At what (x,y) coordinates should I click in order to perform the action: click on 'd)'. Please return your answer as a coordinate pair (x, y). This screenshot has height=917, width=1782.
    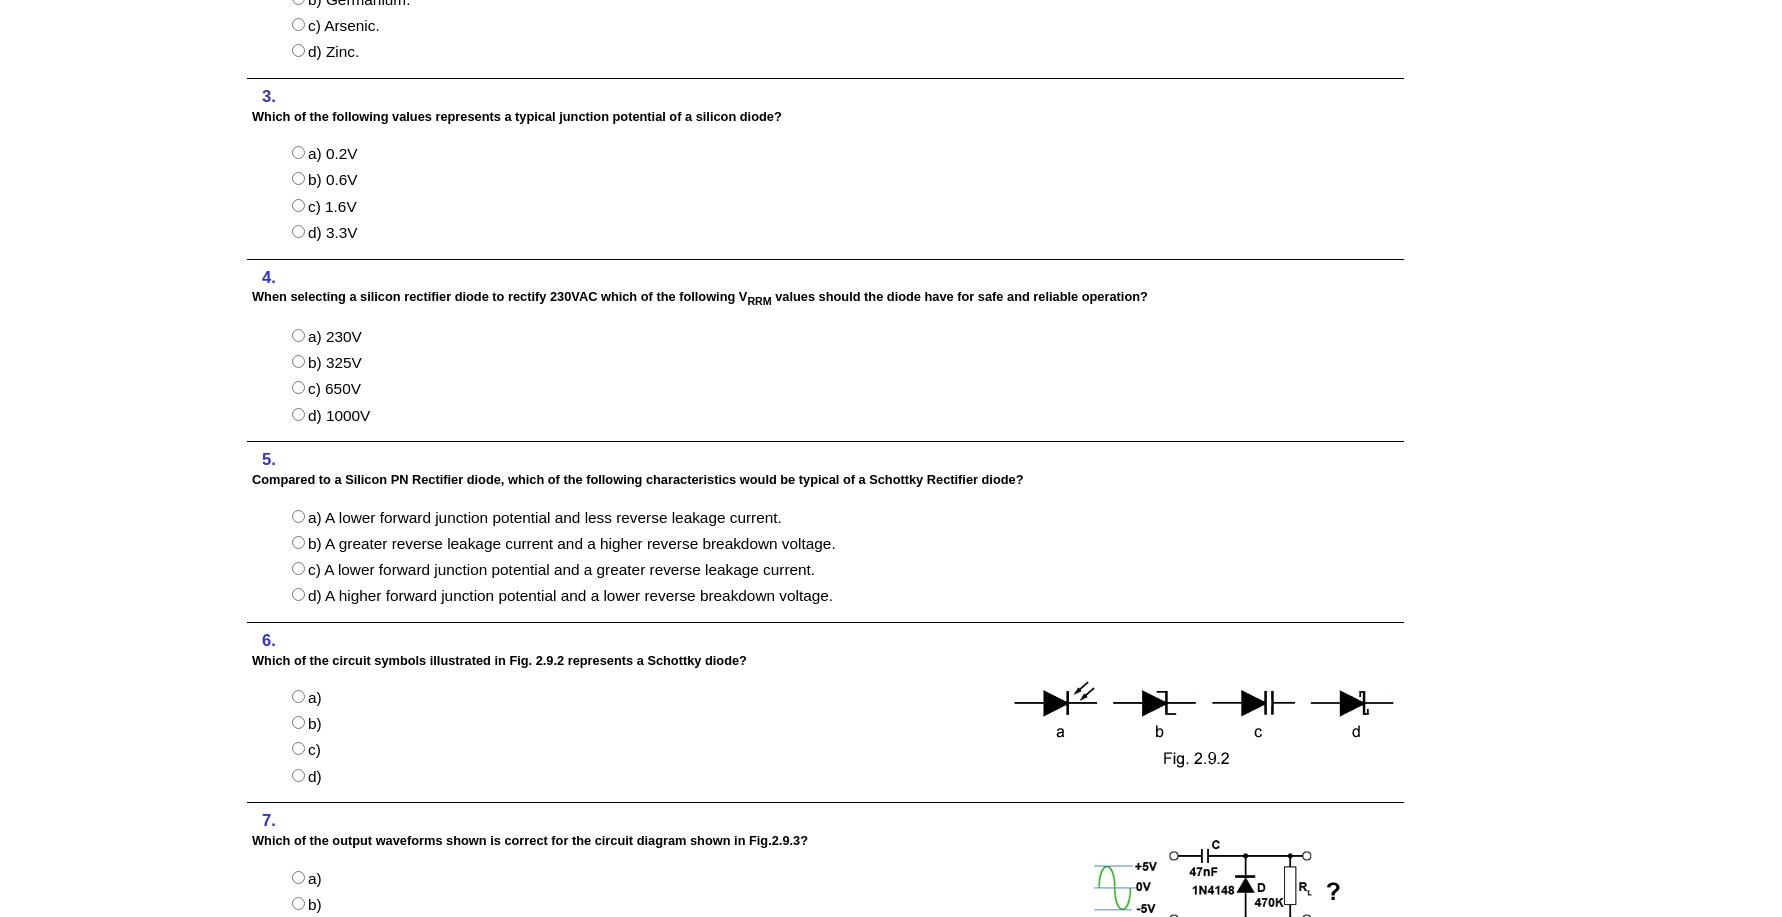
    Looking at the image, I should click on (313, 774).